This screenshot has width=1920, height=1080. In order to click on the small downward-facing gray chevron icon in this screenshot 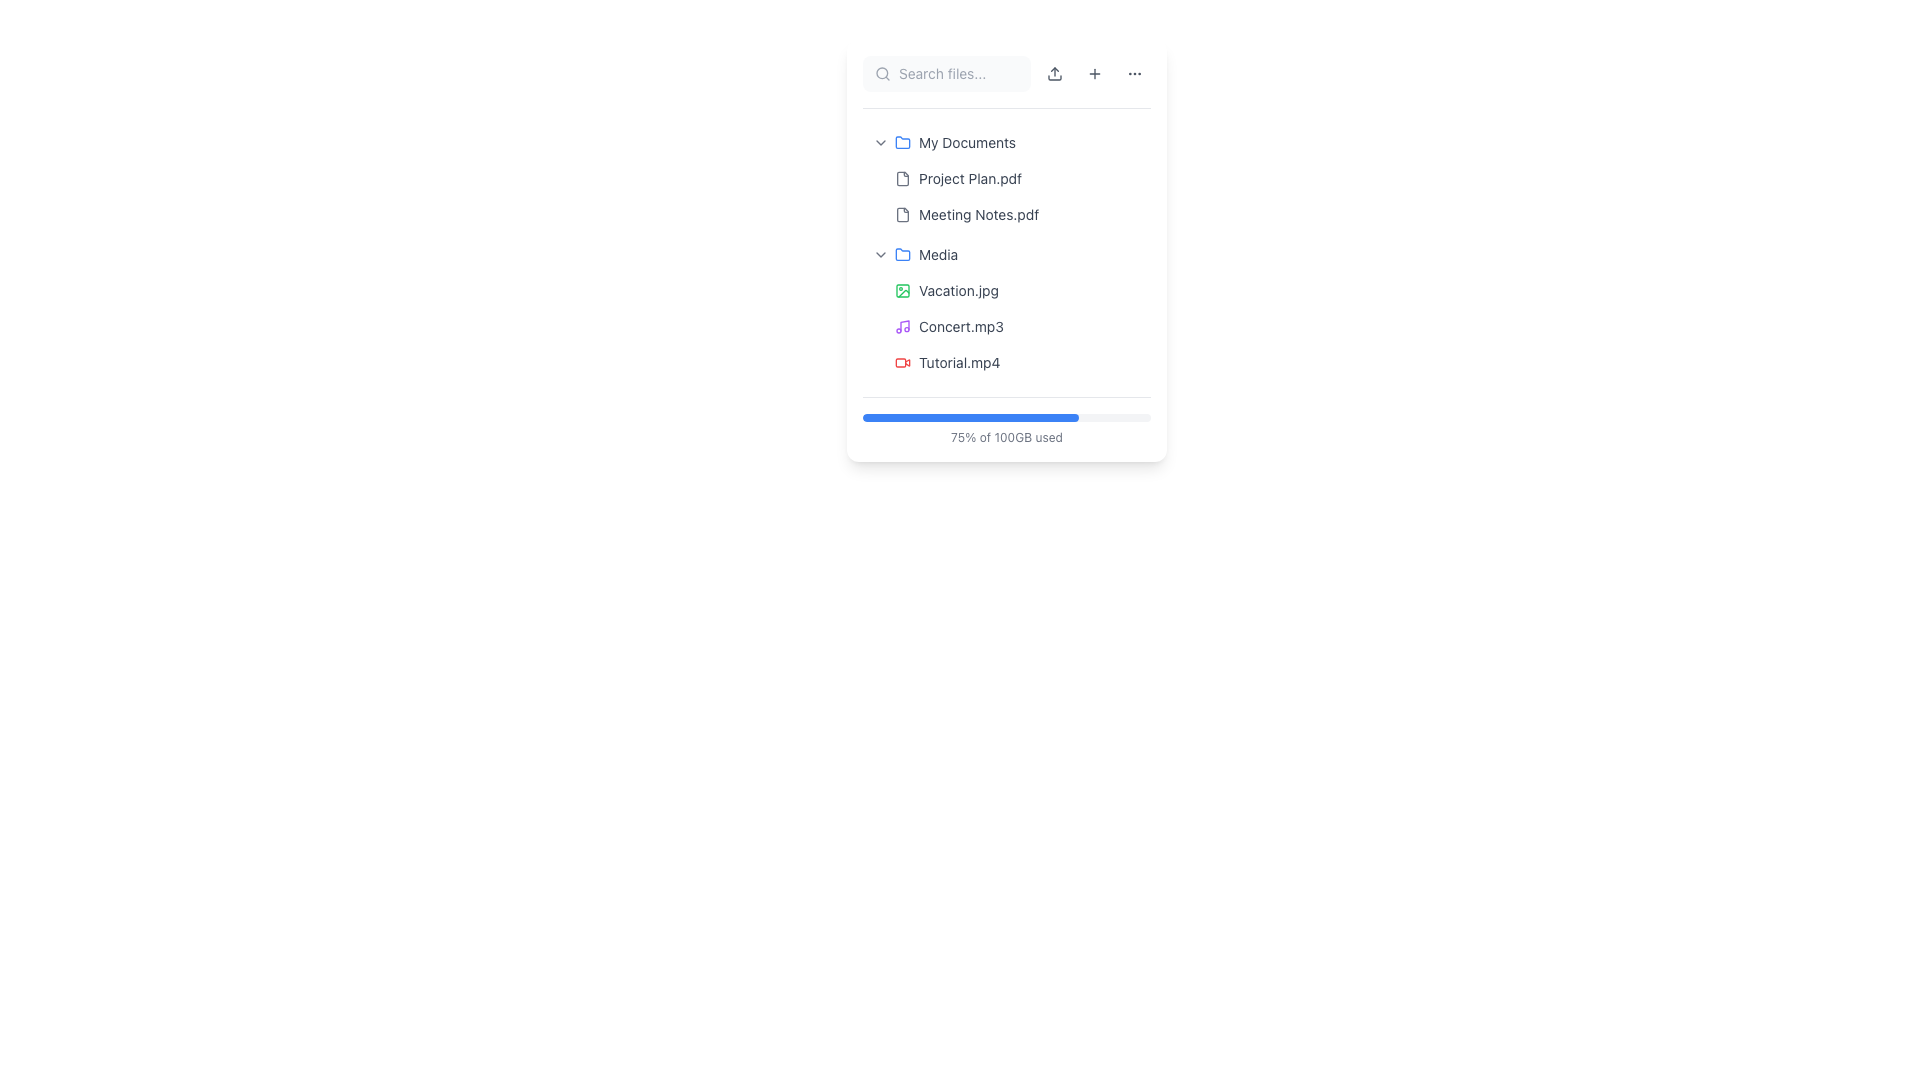, I will do `click(880, 253)`.